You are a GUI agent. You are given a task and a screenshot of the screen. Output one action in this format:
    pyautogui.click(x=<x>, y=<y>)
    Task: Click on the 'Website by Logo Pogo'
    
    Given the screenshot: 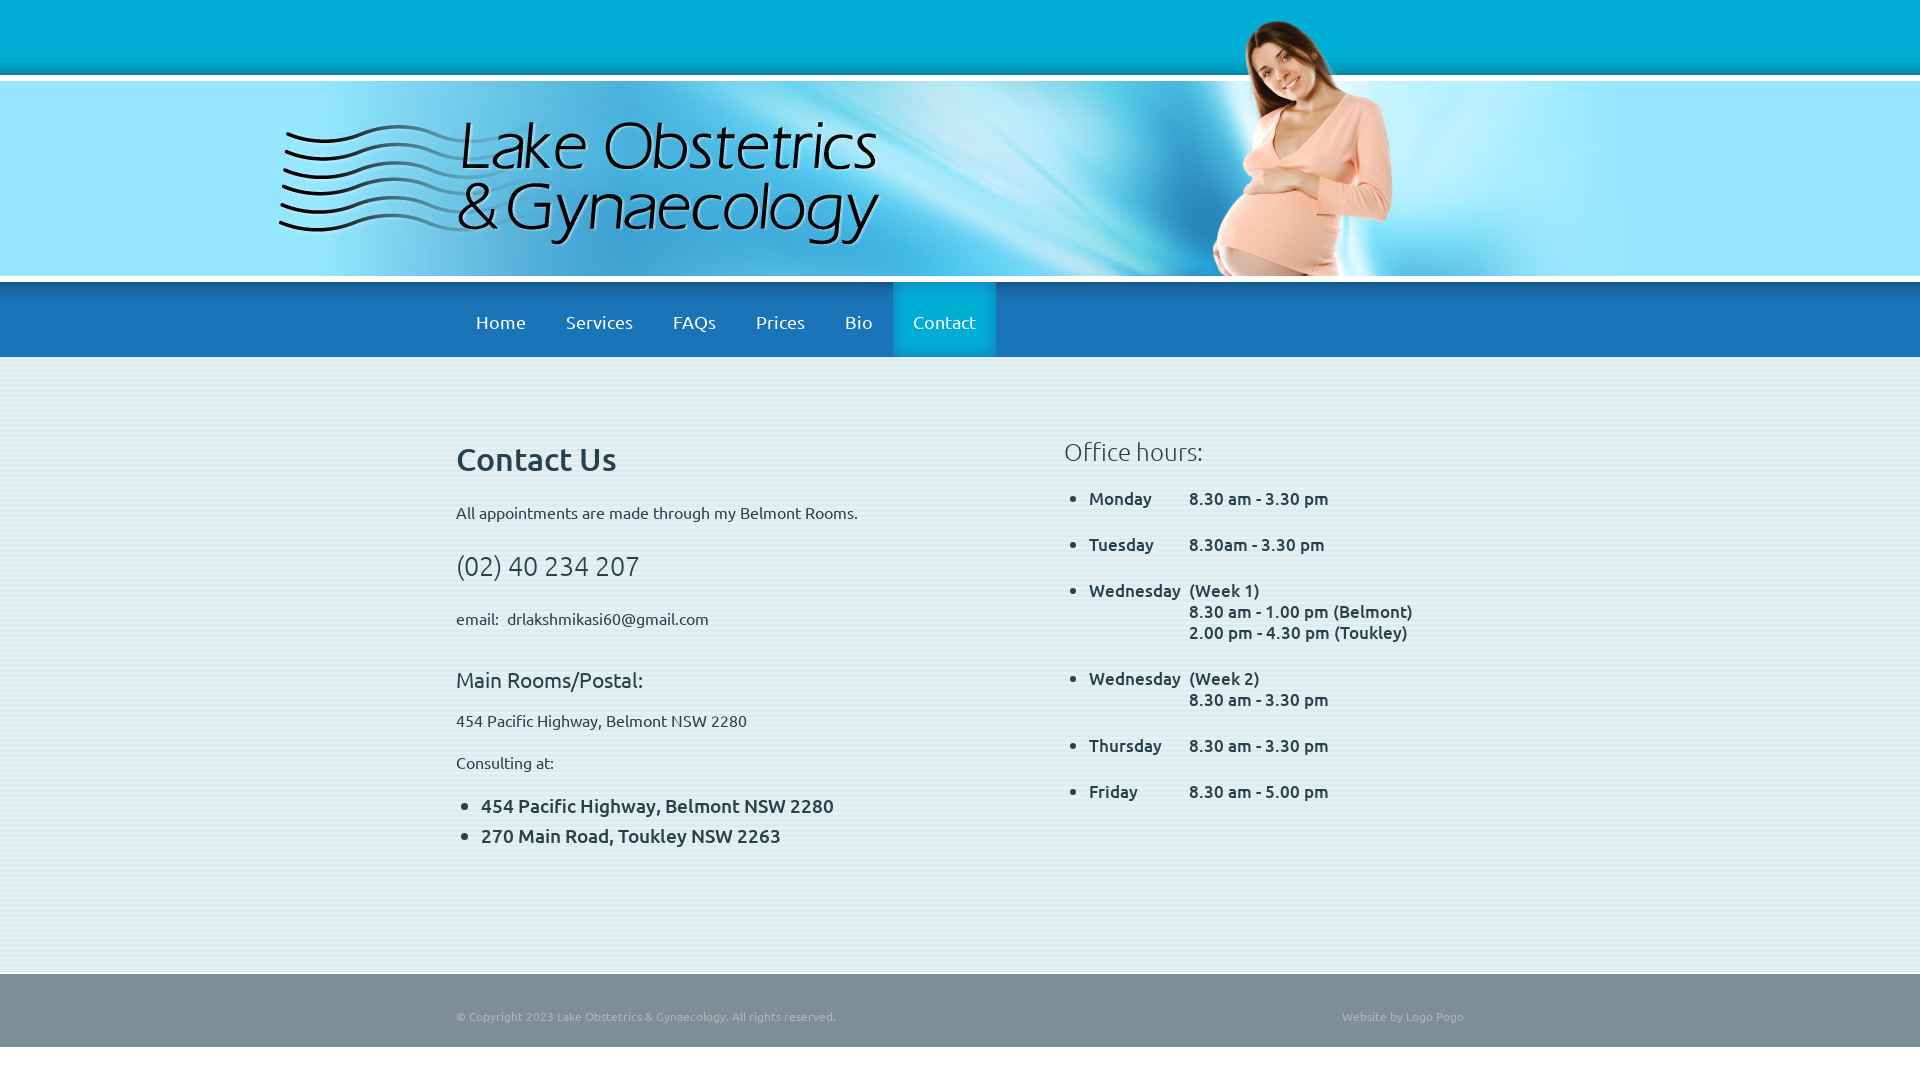 What is the action you would take?
    pyautogui.click(x=1401, y=1015)
    